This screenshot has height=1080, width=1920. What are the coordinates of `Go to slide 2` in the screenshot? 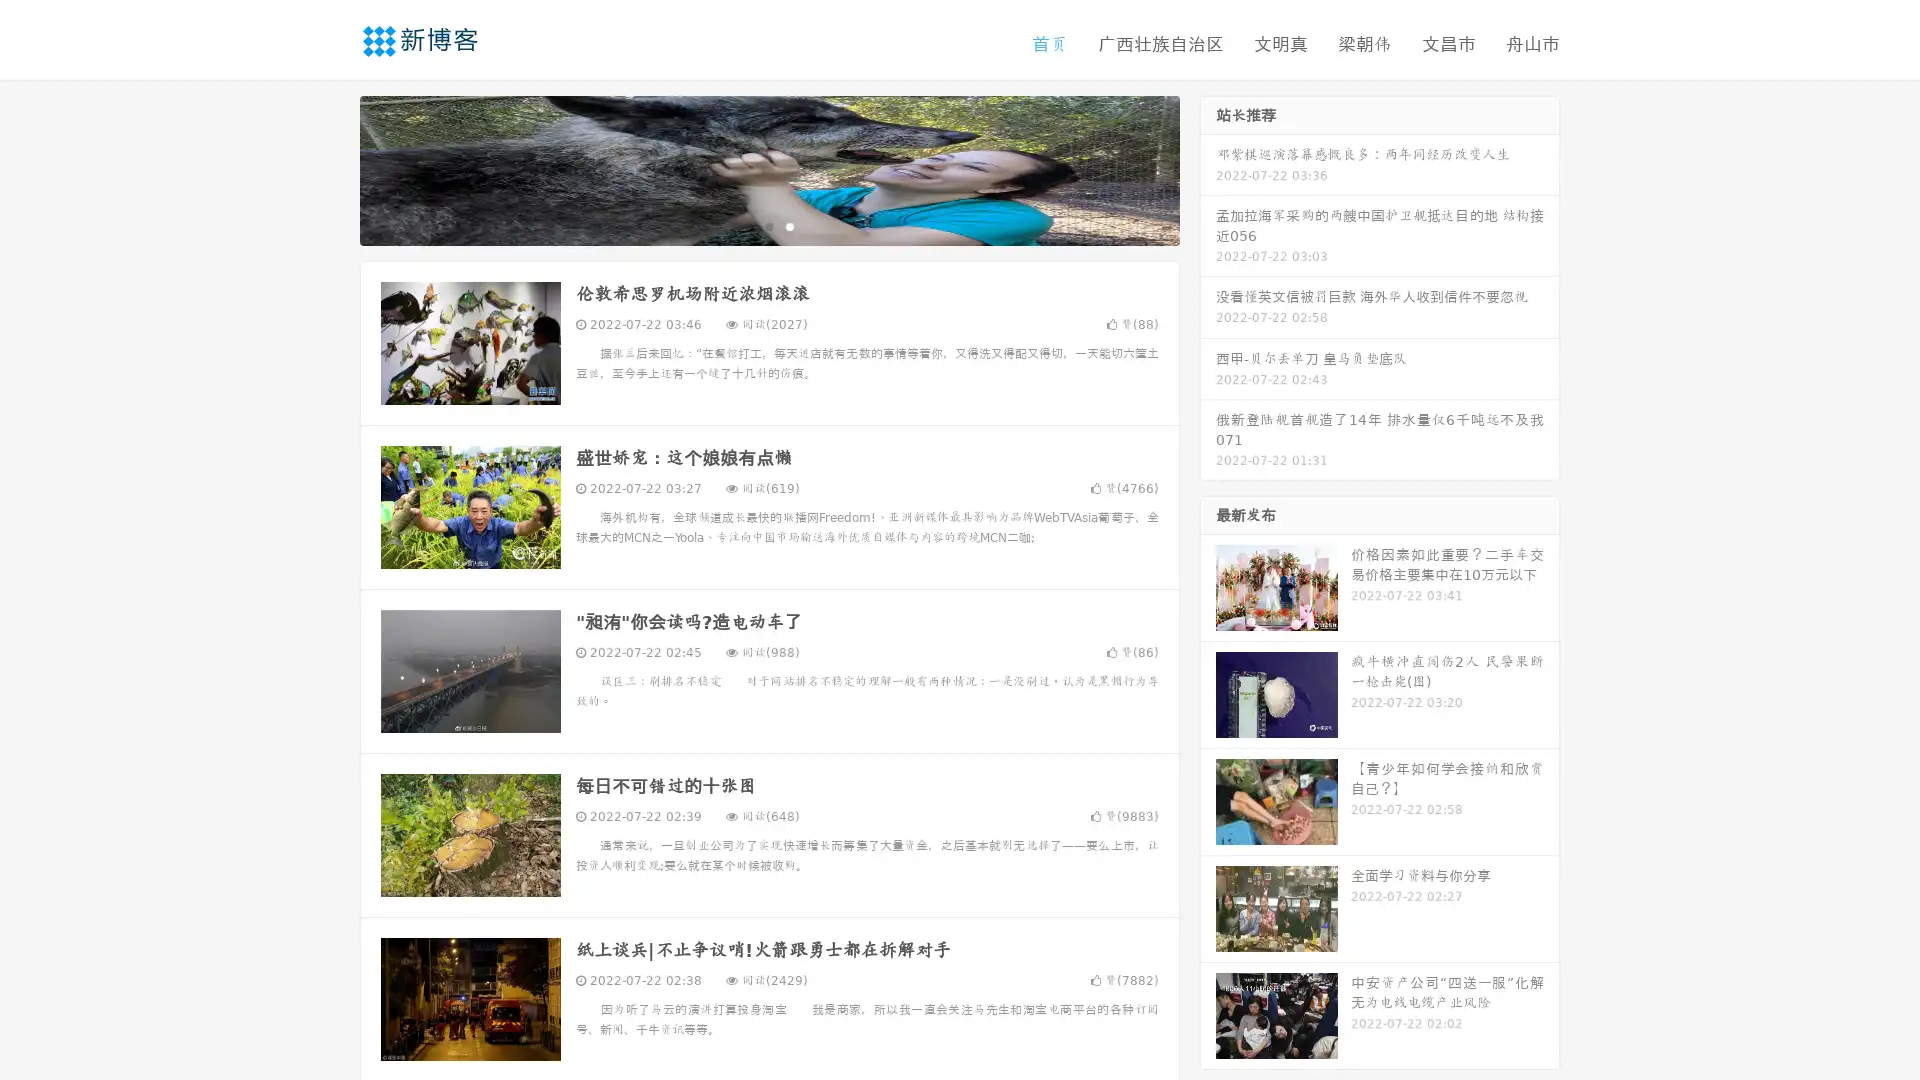 It's located at (768, 225).